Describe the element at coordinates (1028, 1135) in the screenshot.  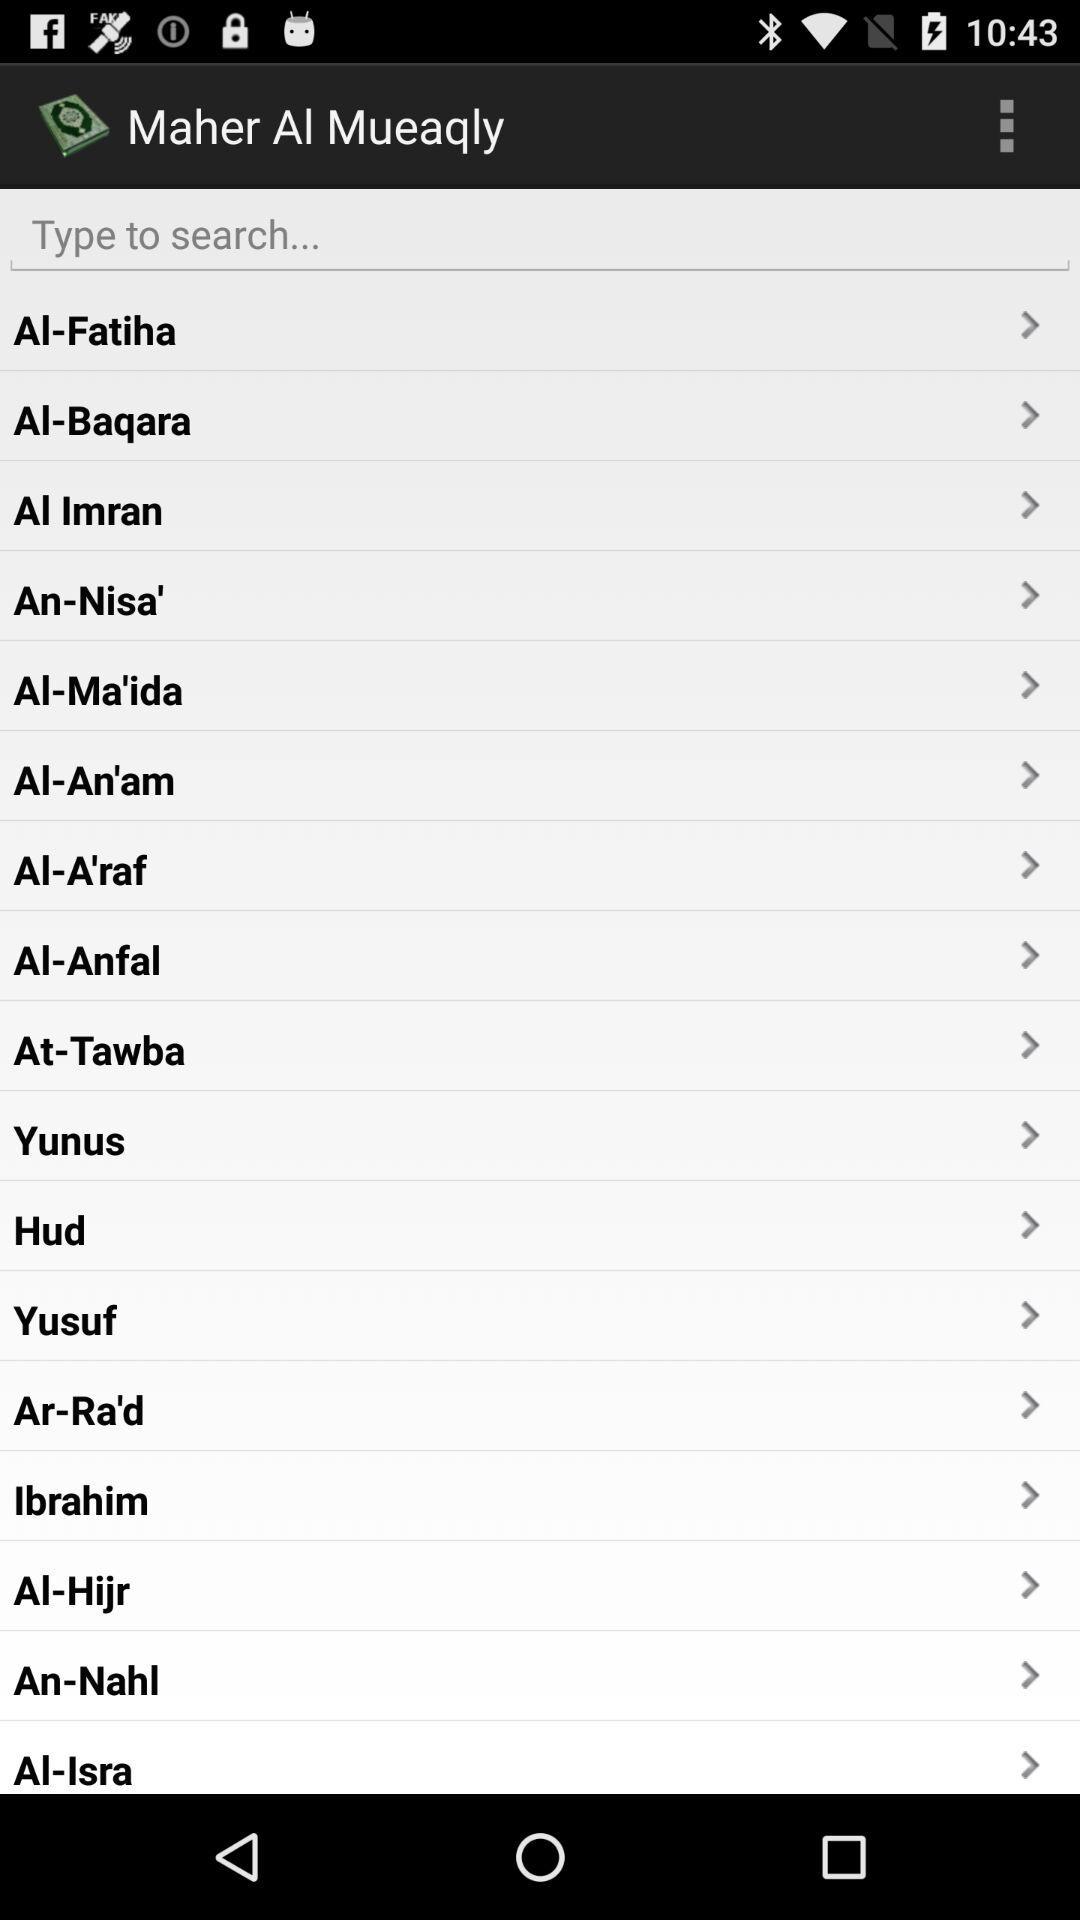
I see `app to the right of the yunus item` at that location.